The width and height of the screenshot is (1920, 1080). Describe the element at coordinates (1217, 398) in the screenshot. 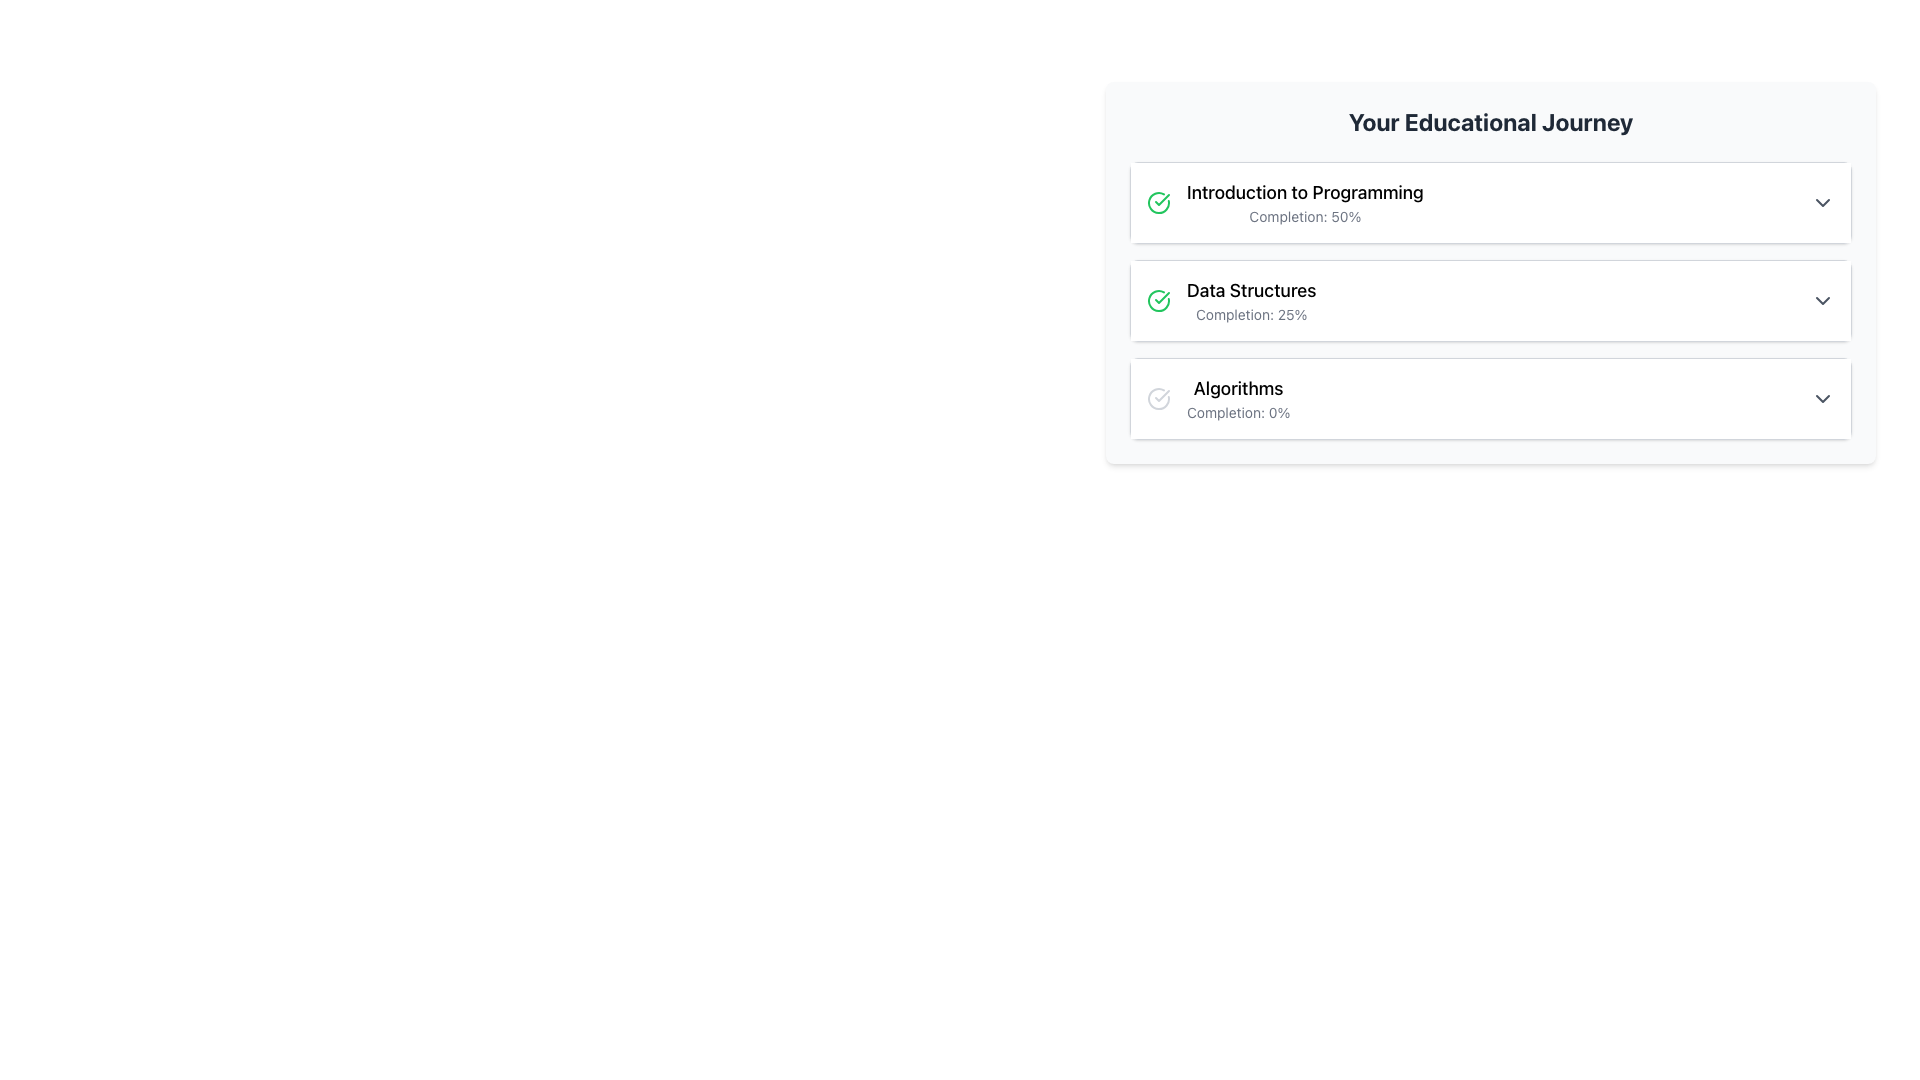

I see `the 'Algorithms' Text Display with Icon, which features a bold black heading and a gray 'Completion: 0%' label beneath it, located in the 'Your Educational Journey' card layout` at that location.